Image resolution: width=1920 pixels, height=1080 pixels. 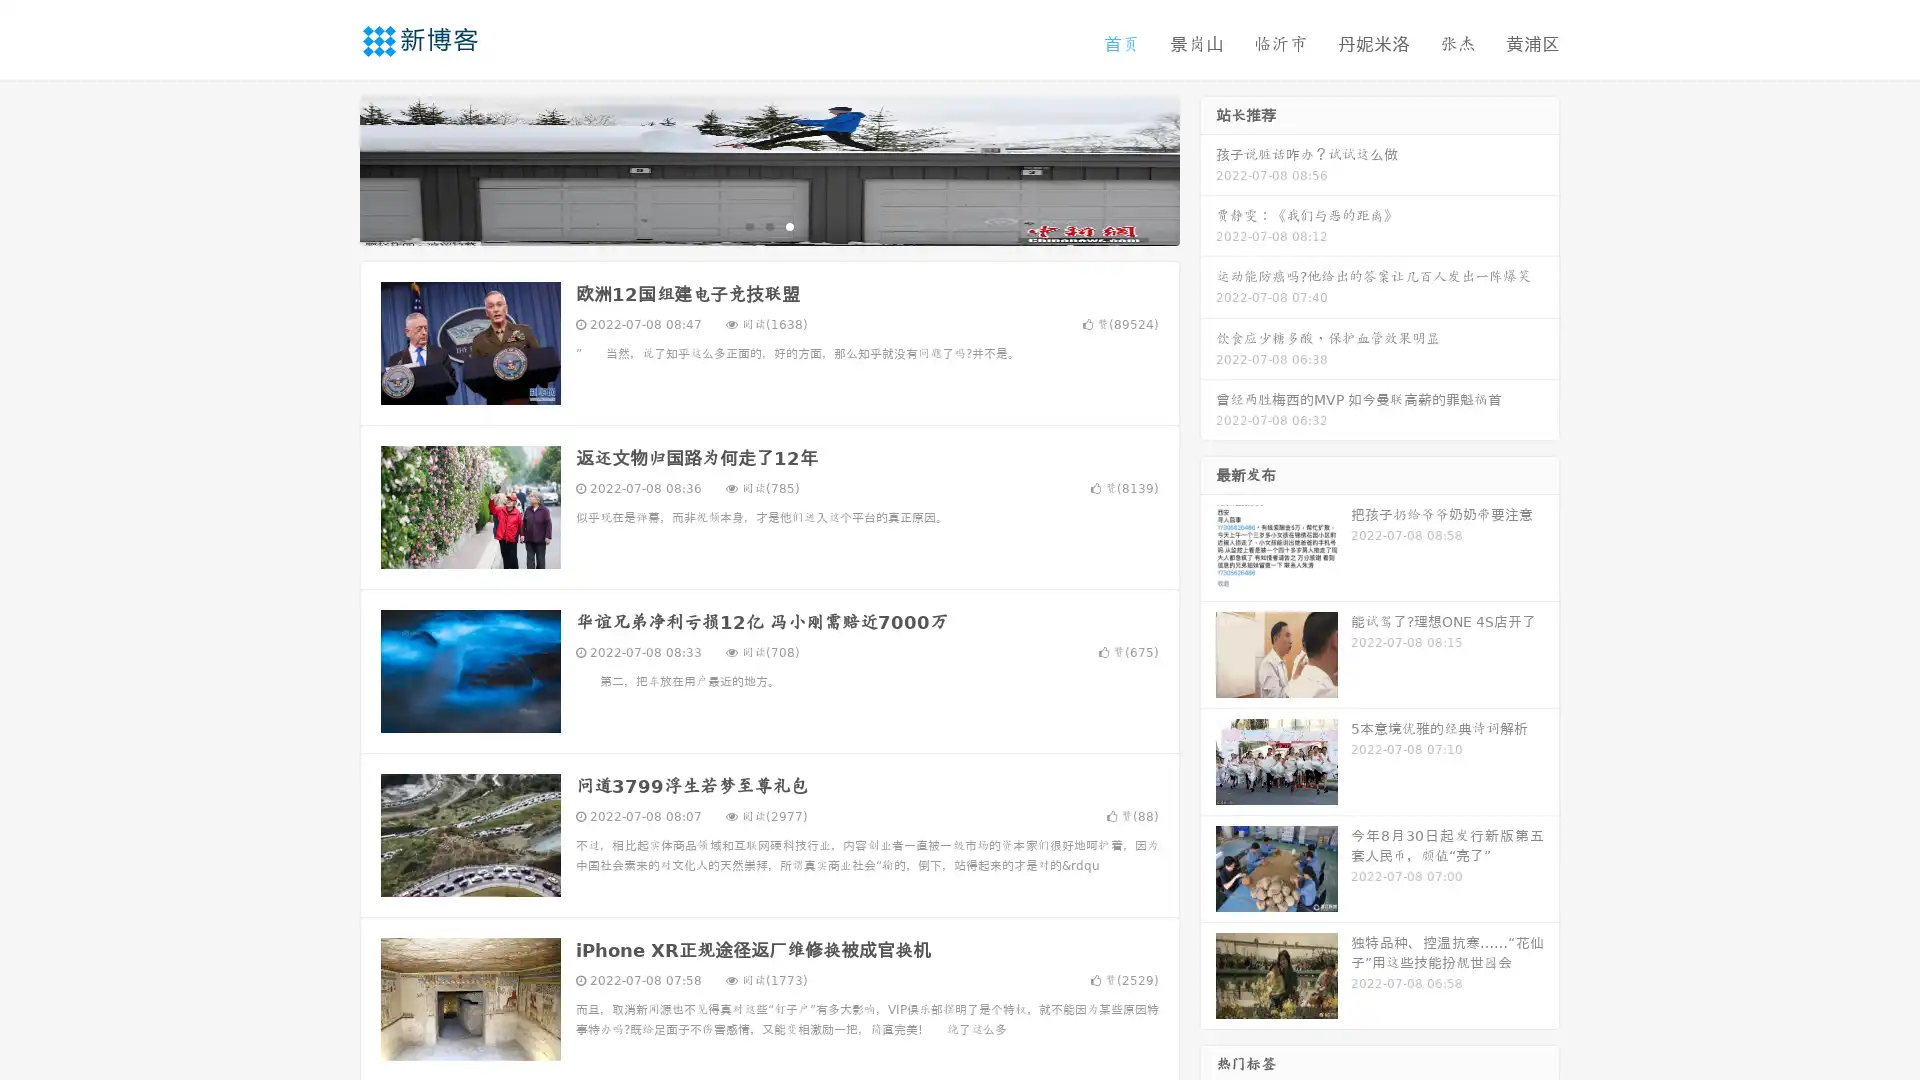 What do you see at coordinates (330, 168) in the screenshot?
I see `Previous slide` at bounding box center [330, 168].